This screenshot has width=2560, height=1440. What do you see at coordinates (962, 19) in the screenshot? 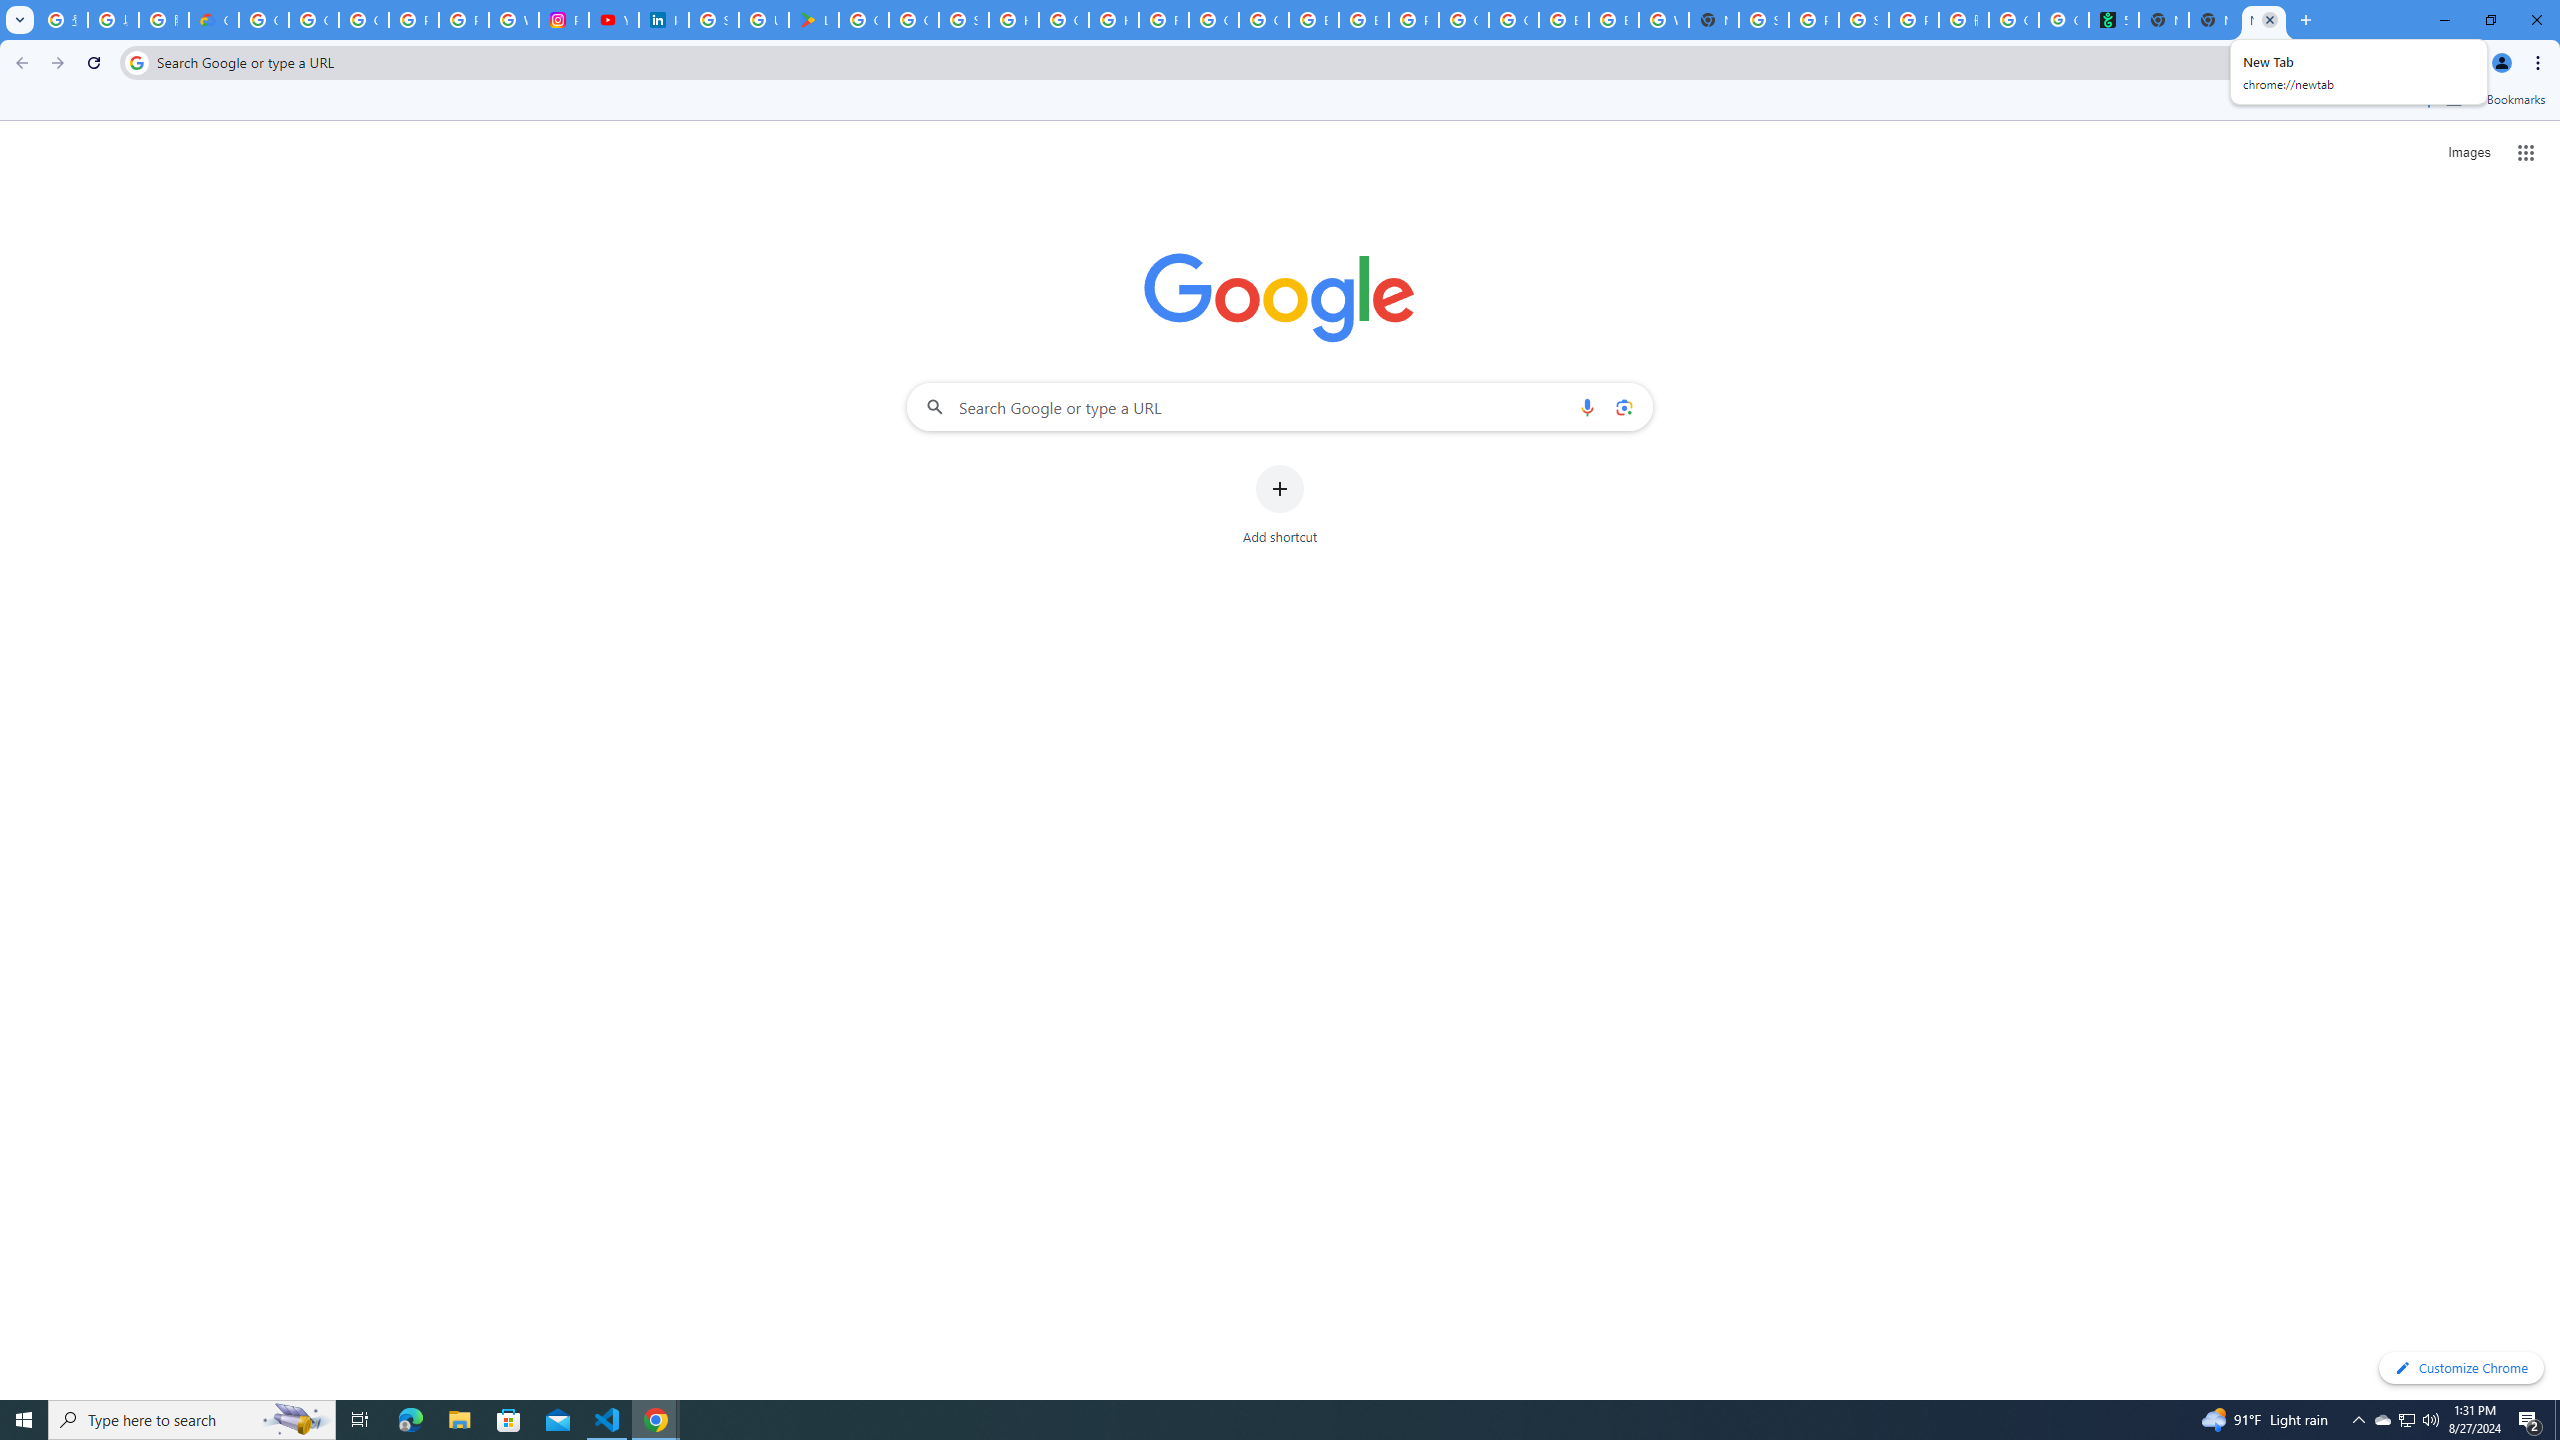
I see `'Sign in - Google Accounts'` at bounding box center [962, 19].